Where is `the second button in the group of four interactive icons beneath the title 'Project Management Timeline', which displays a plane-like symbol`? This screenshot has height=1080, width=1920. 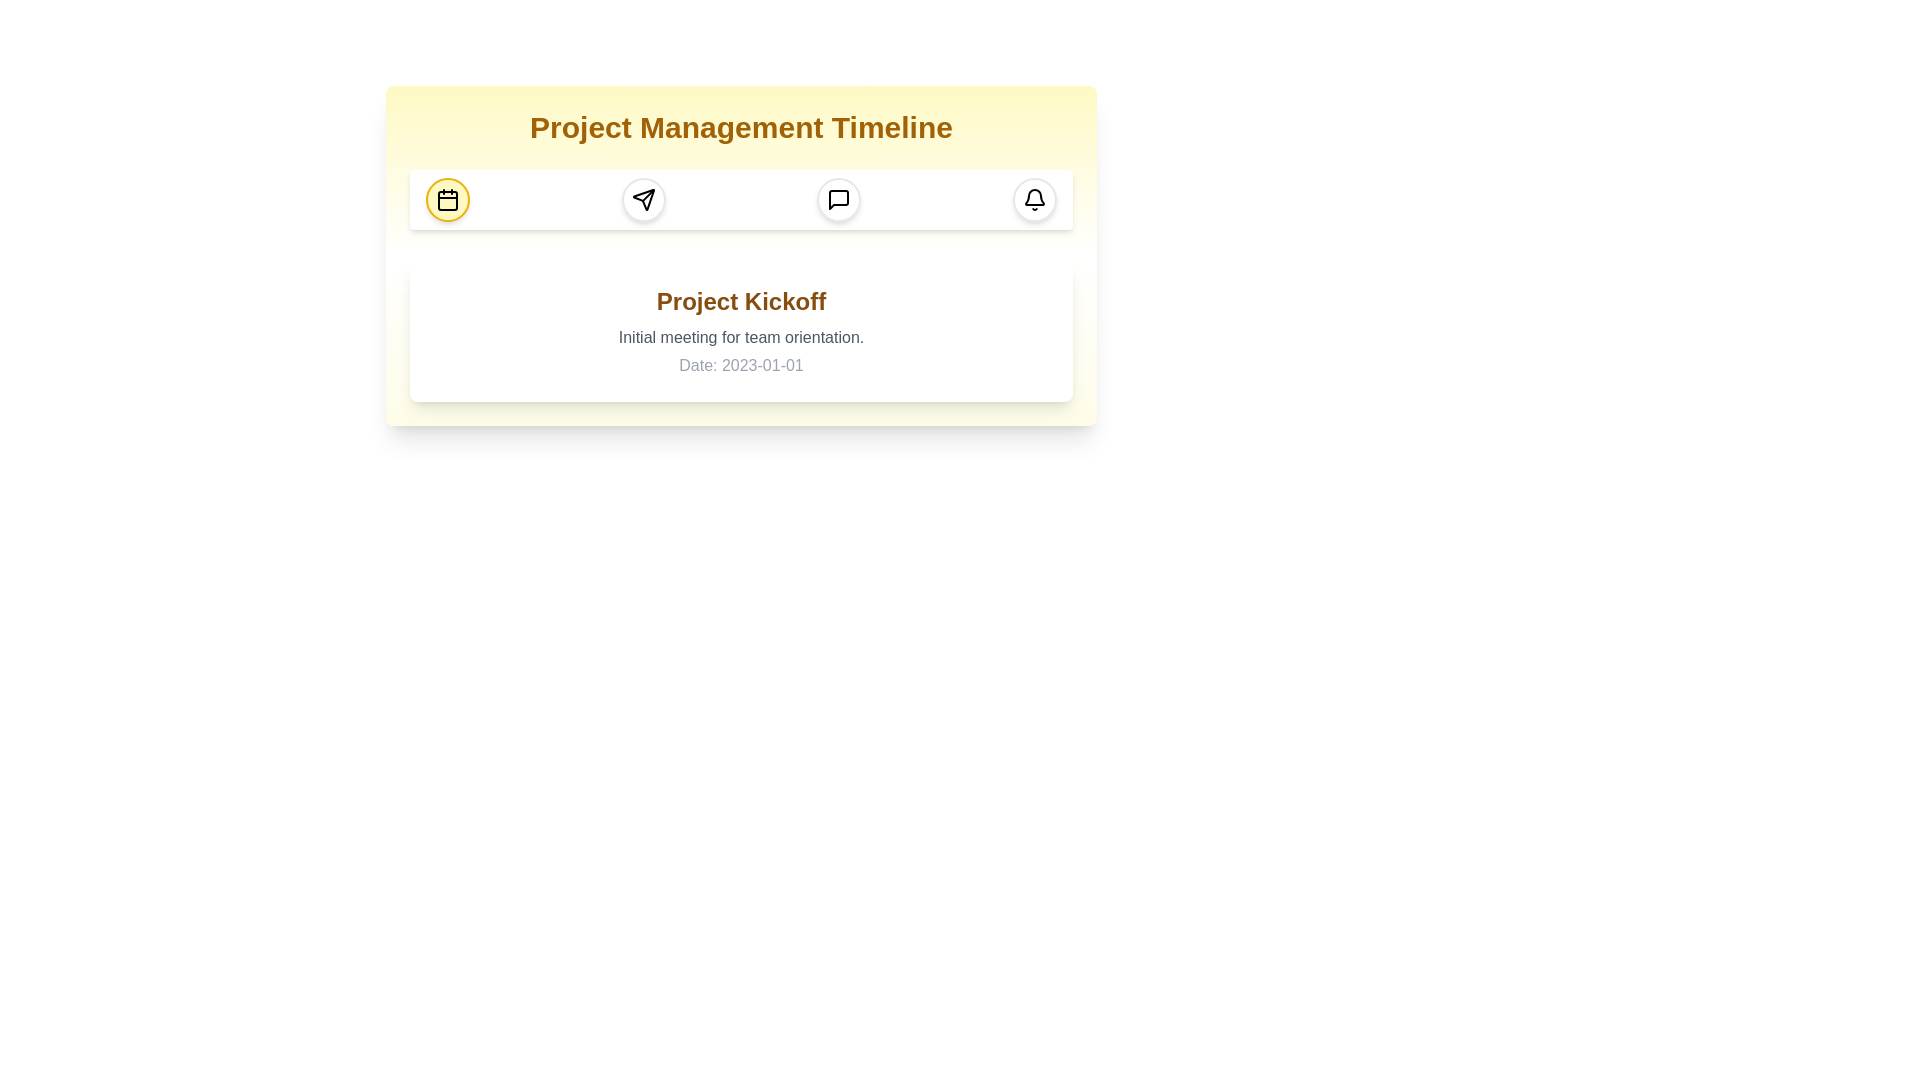
the second button in the group of four interactive icons beneath the title 'Project Management Timeline', which displays a plane-like symbol is located at coordinates (643, 200).